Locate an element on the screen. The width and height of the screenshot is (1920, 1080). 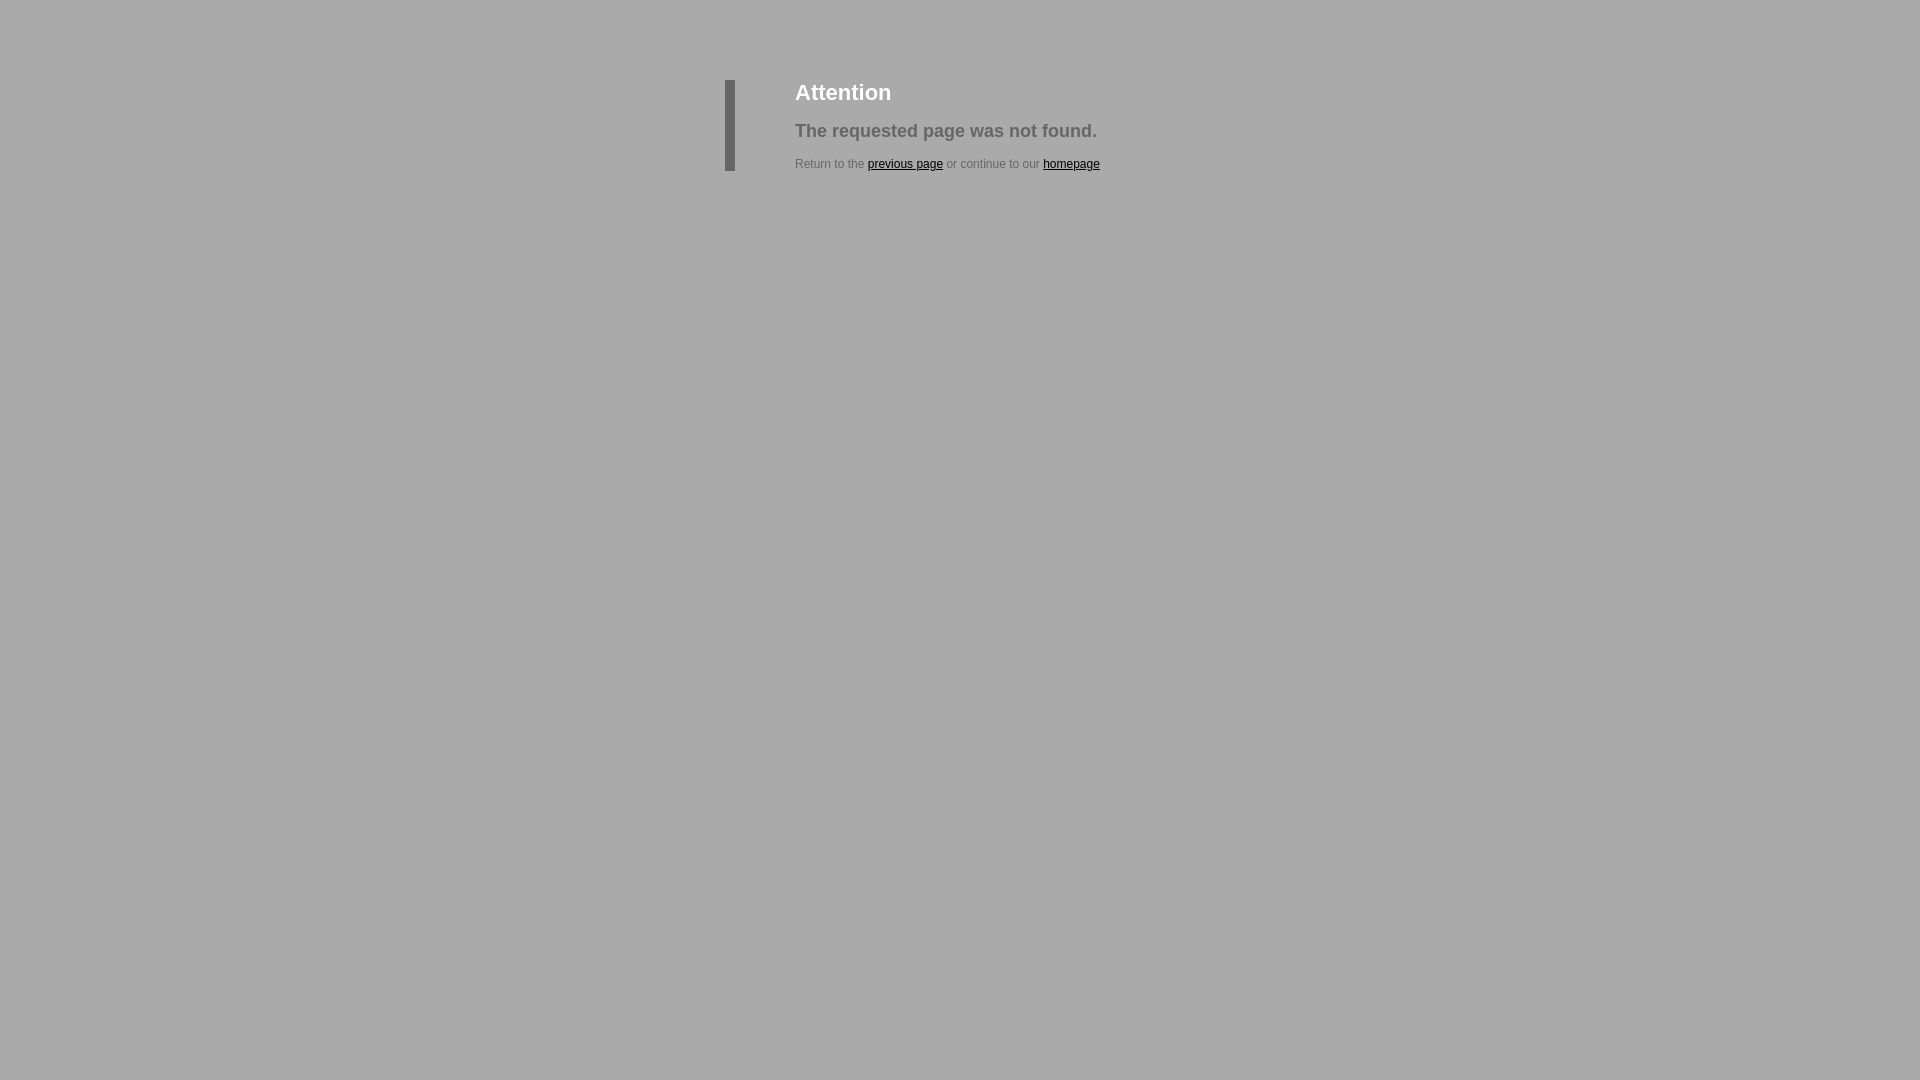
'homepage' is located at coordinates (1070, 163).